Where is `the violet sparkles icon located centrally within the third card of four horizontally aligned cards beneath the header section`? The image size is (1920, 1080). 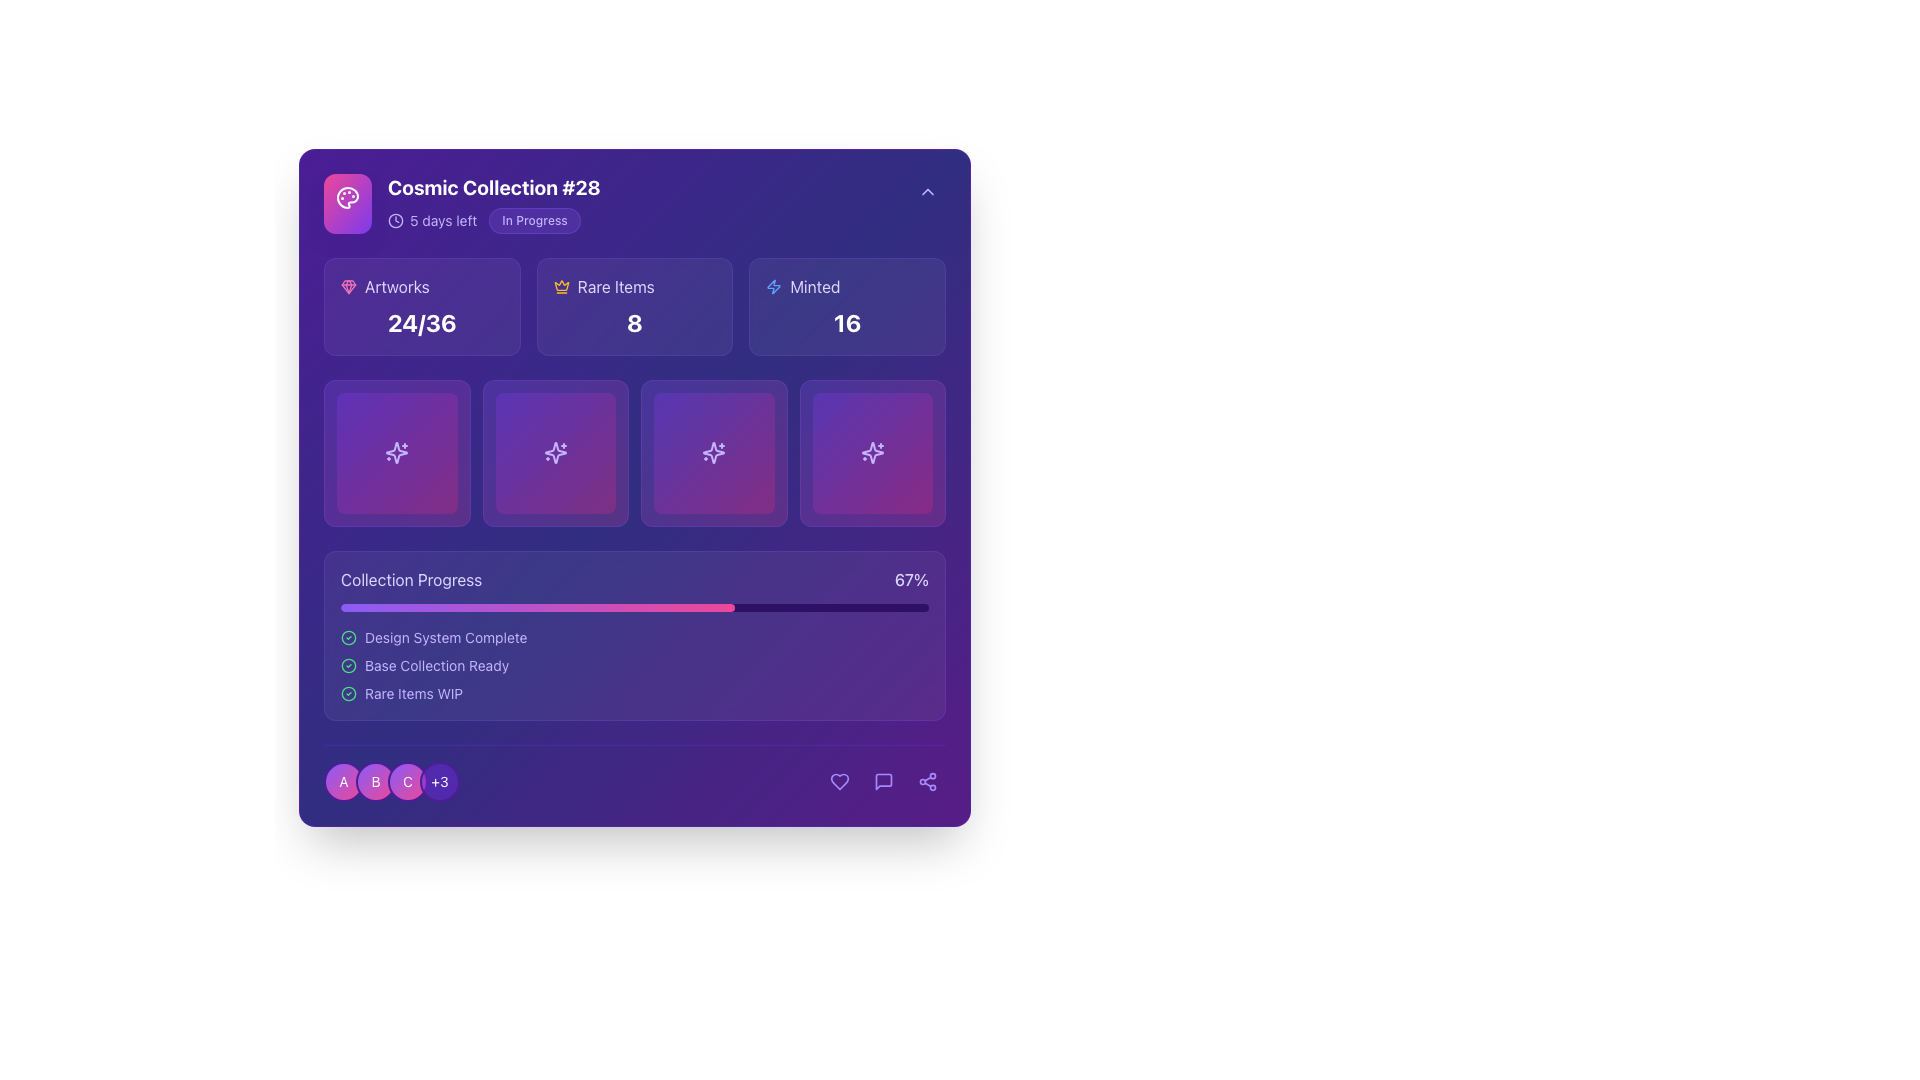
the violet sparkles icon located centrally within the third card of four horizontally aligned cards beneath the header section is located at coordinates (555, 453).